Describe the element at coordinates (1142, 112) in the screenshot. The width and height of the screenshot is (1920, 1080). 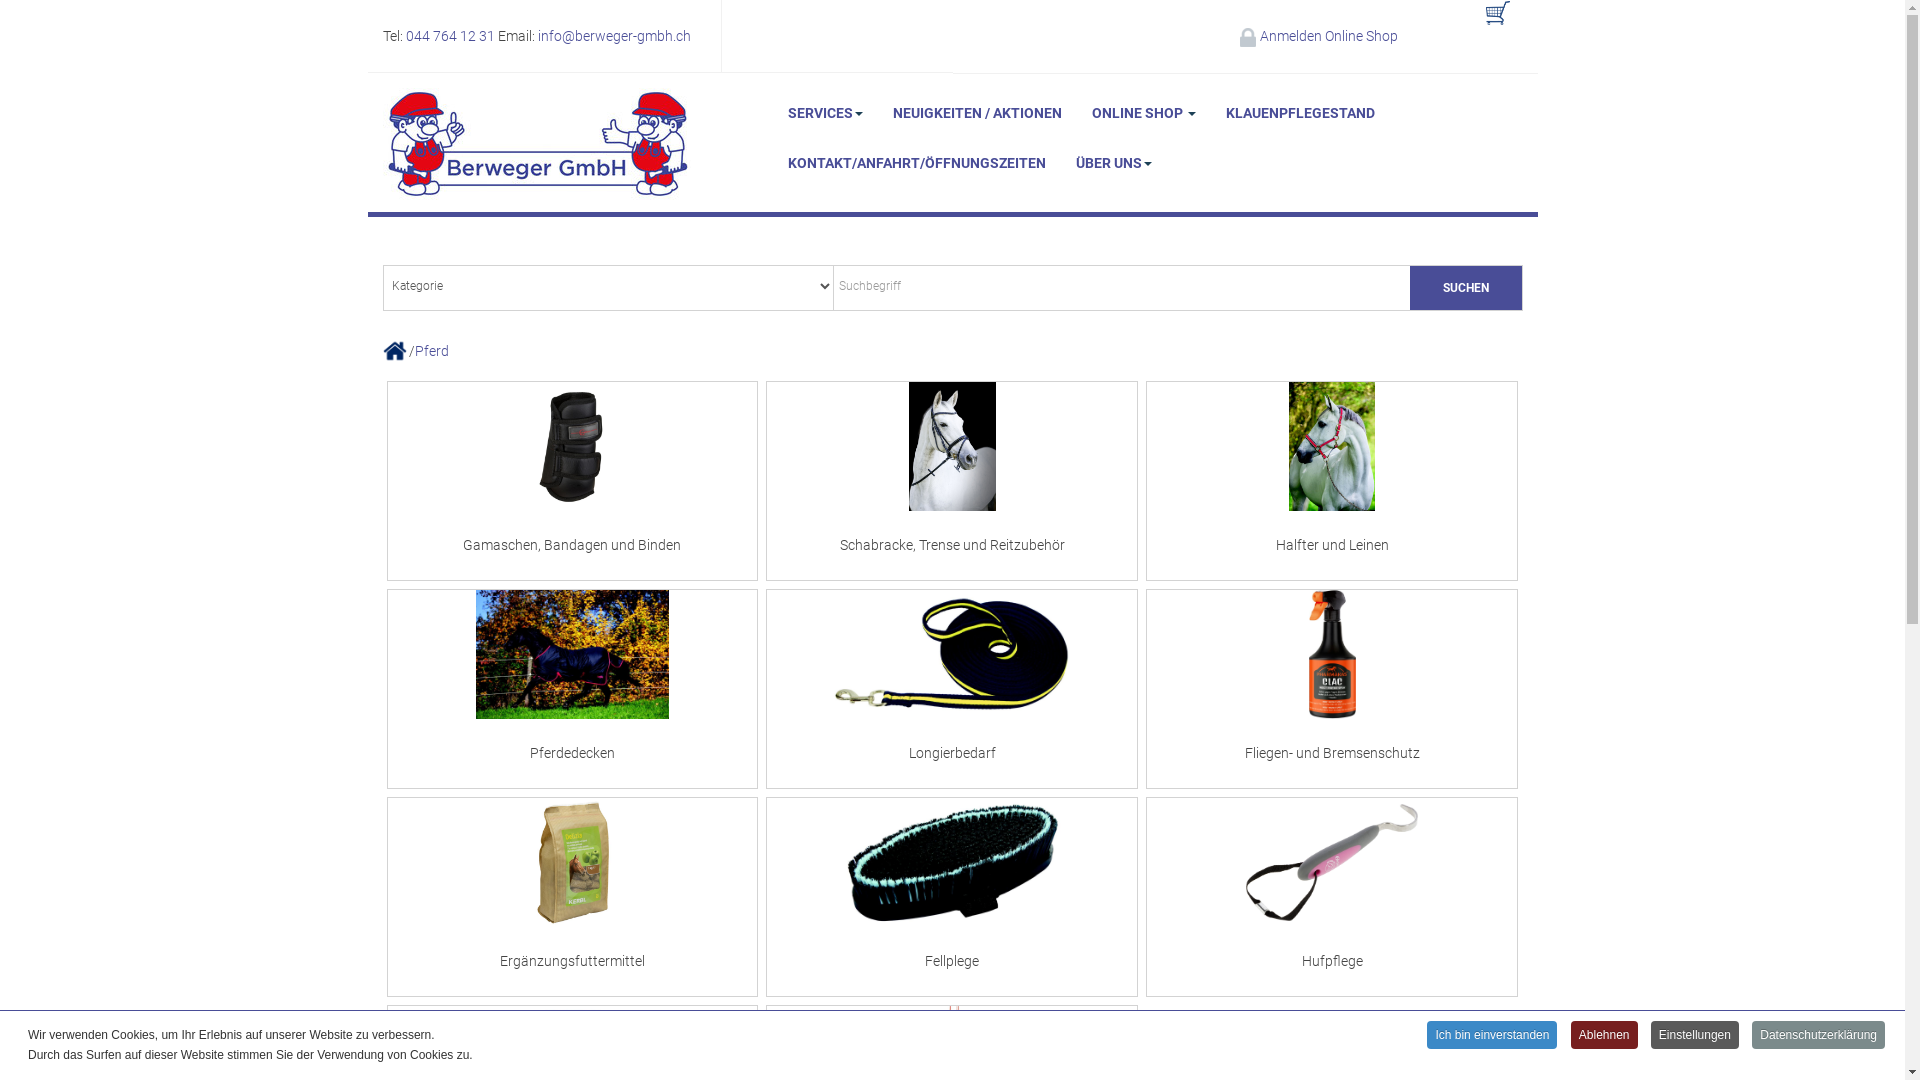
I see `'ONLINE SHOP'` at that location.